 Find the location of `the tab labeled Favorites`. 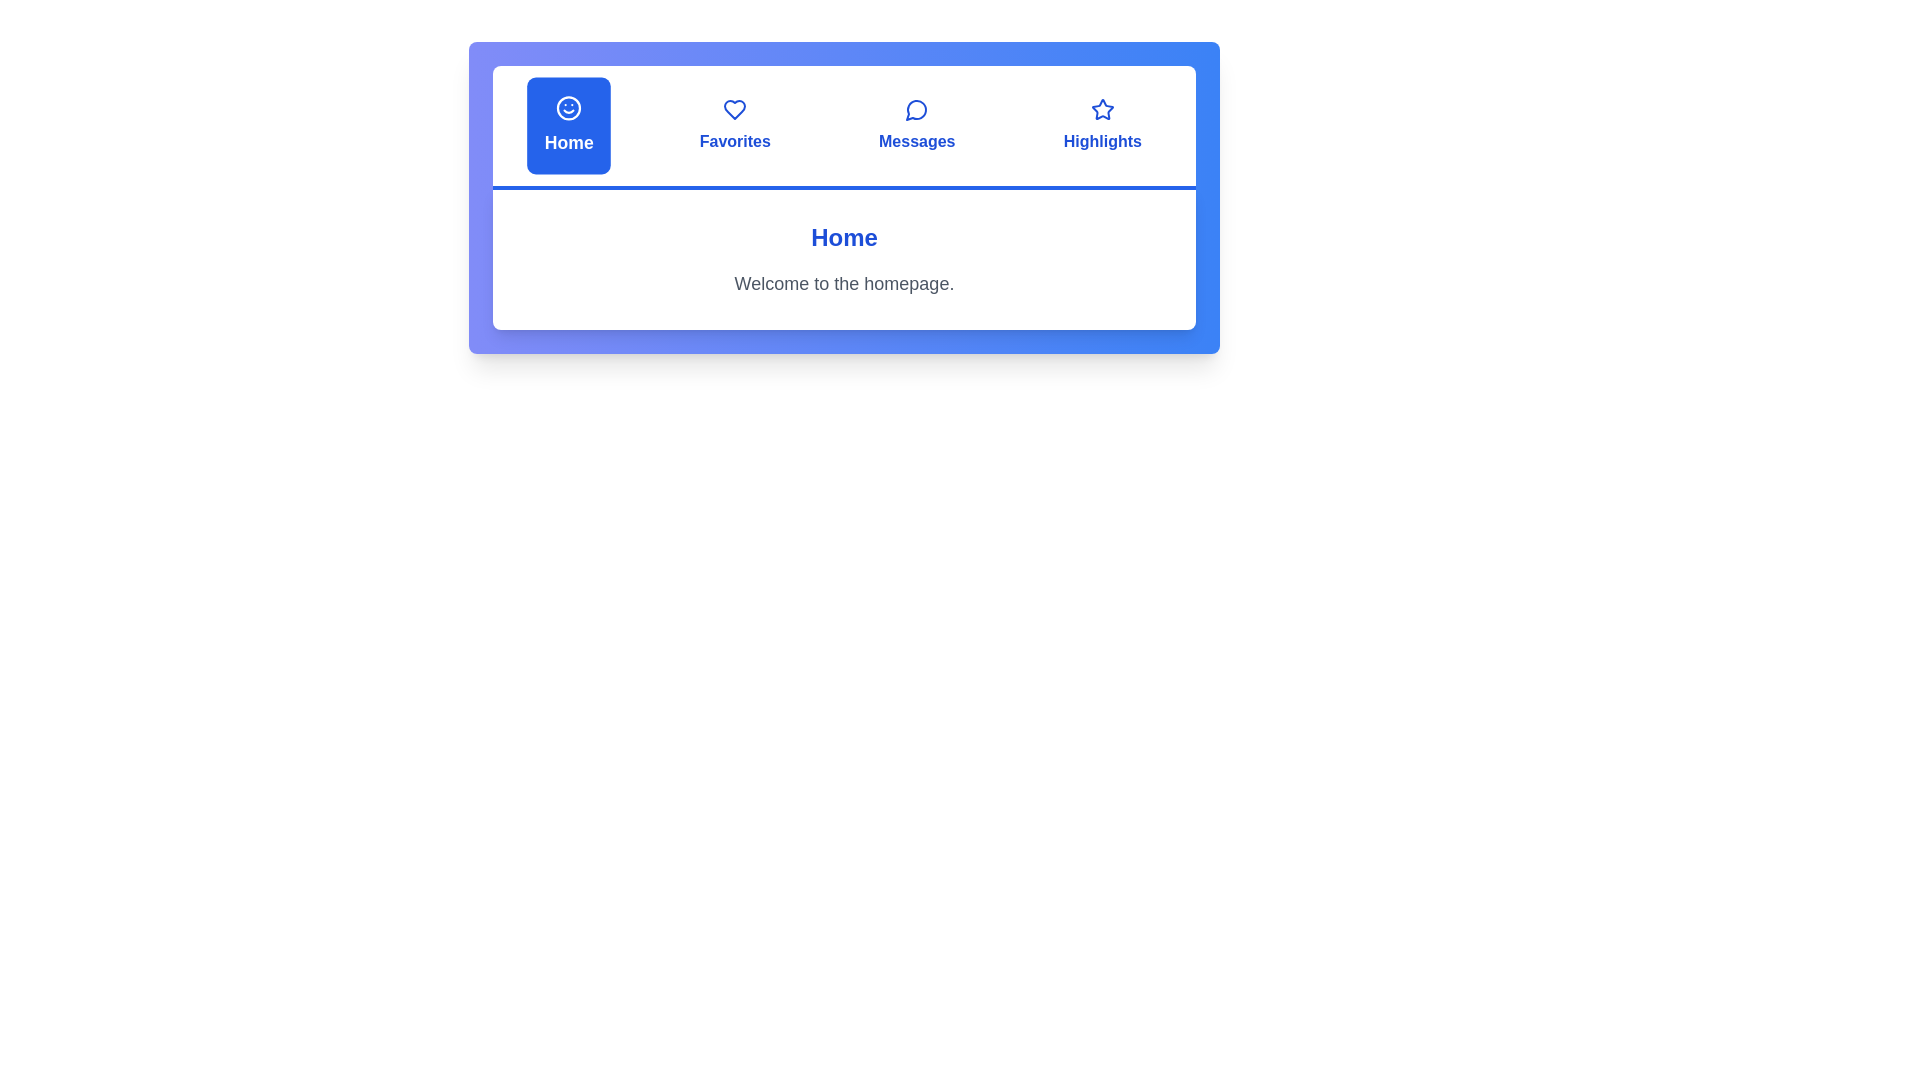

the tab labeled Favorites is located at coordinates (733, 126).